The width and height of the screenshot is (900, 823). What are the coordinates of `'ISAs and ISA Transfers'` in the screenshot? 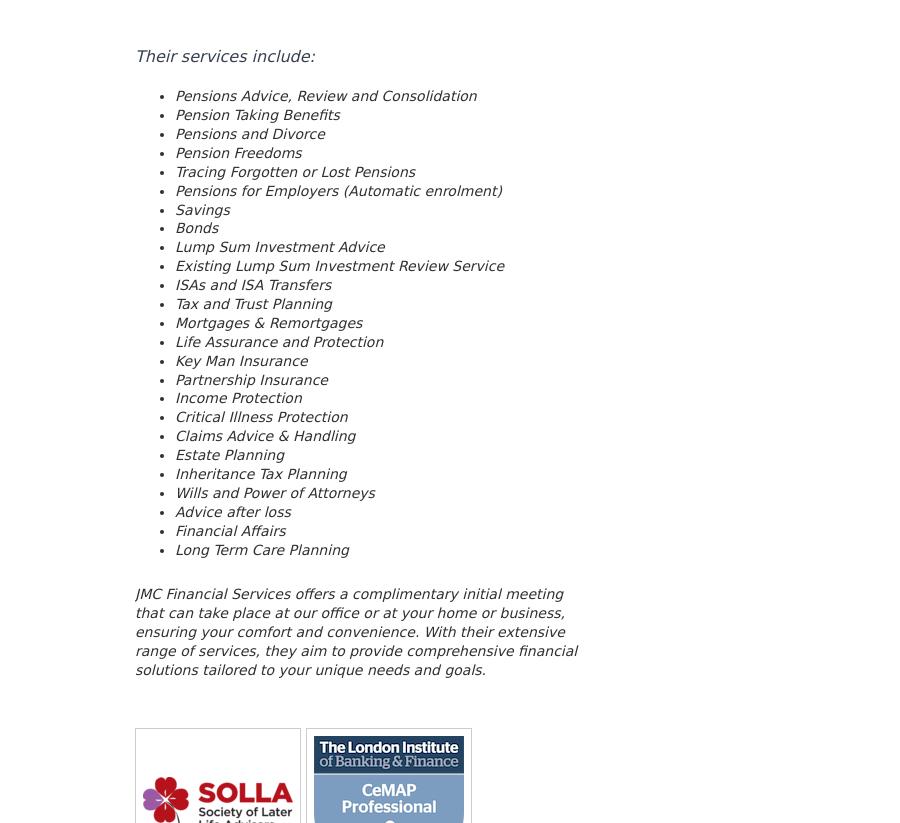 It's located at (174, 285).